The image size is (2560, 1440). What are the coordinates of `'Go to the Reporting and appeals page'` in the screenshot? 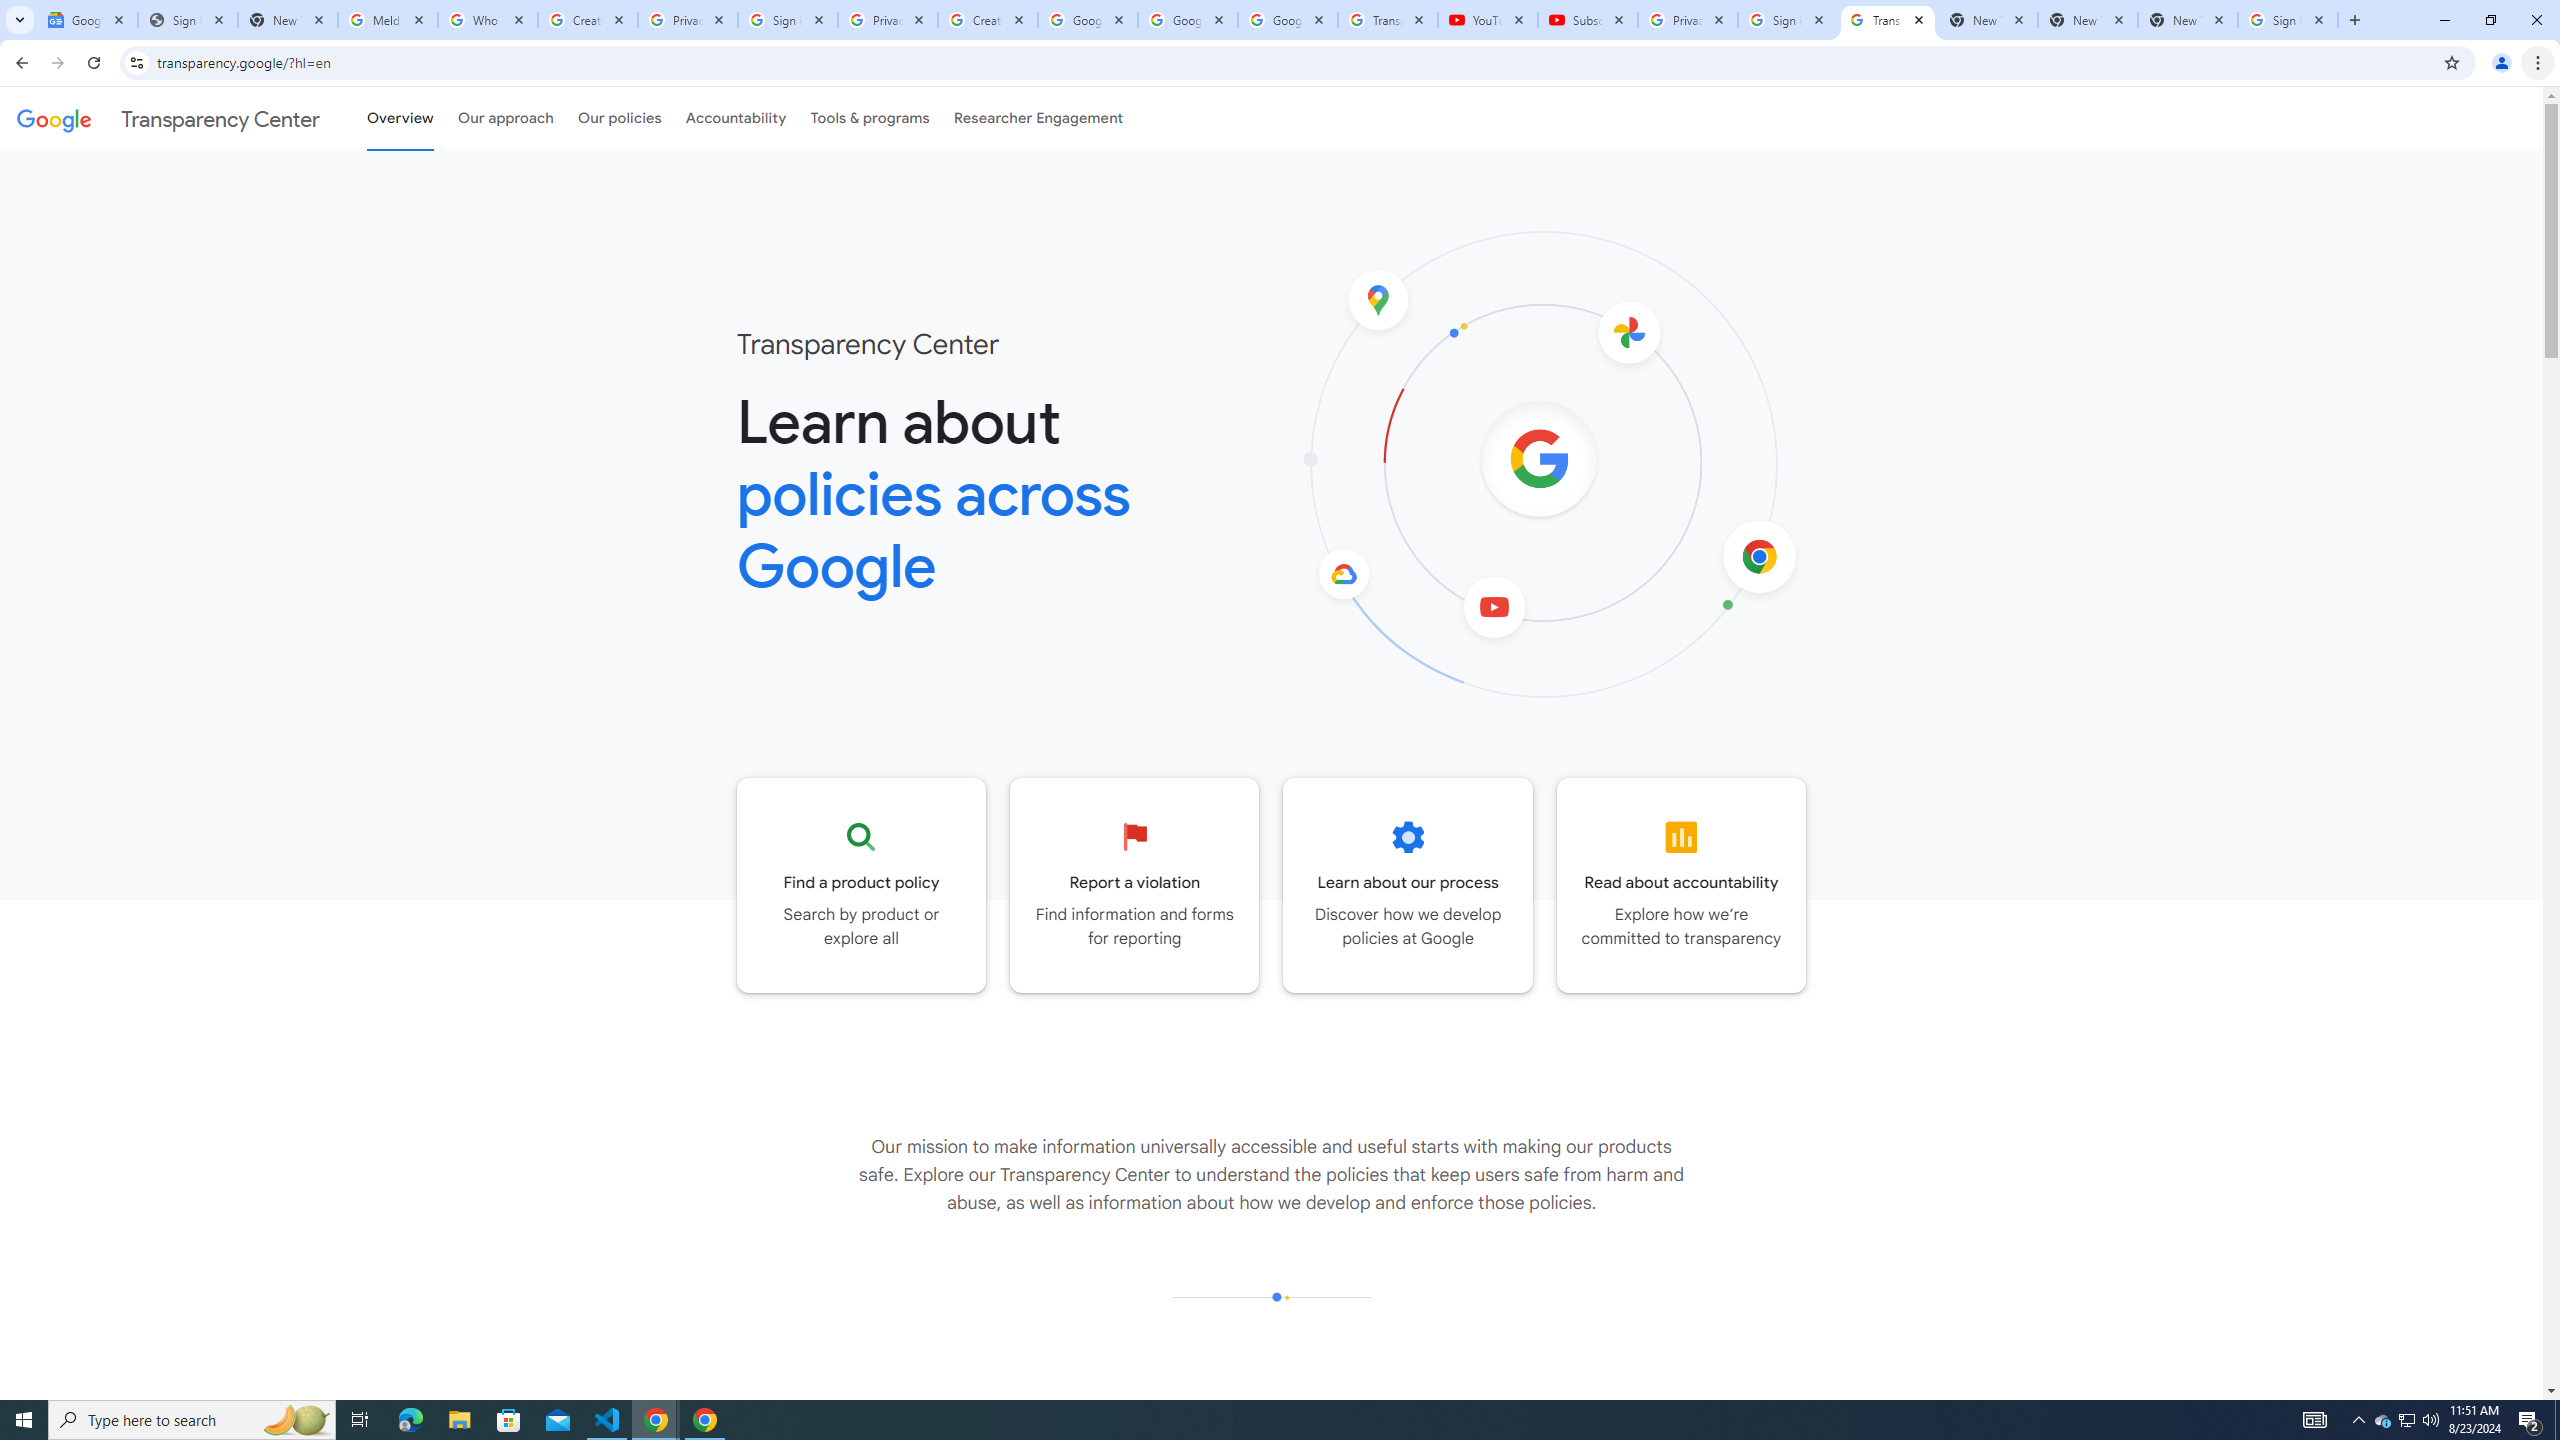 It's located at (1134, 884).